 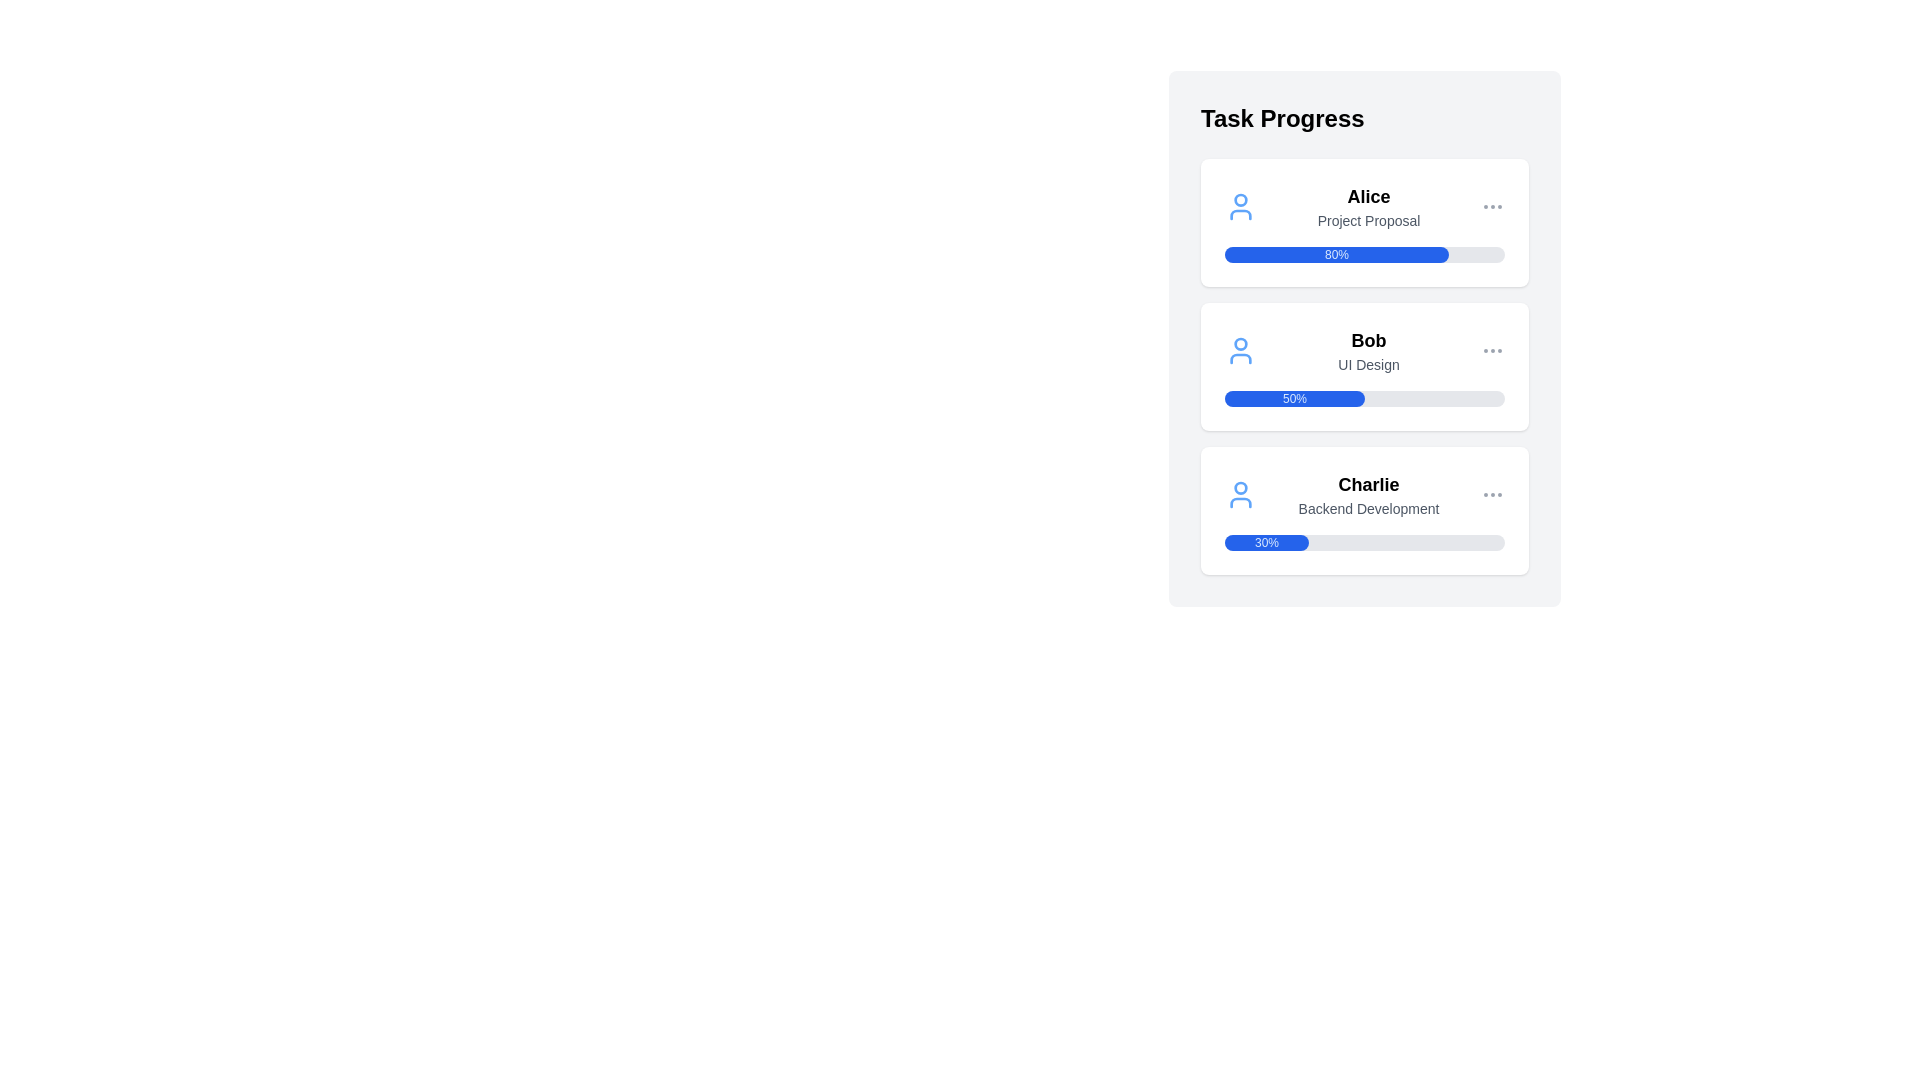 I want to click on the user icon representing 'Alice' in the first row under 'Task Progress', located to the left of the text, so click(x=1240, y=207).